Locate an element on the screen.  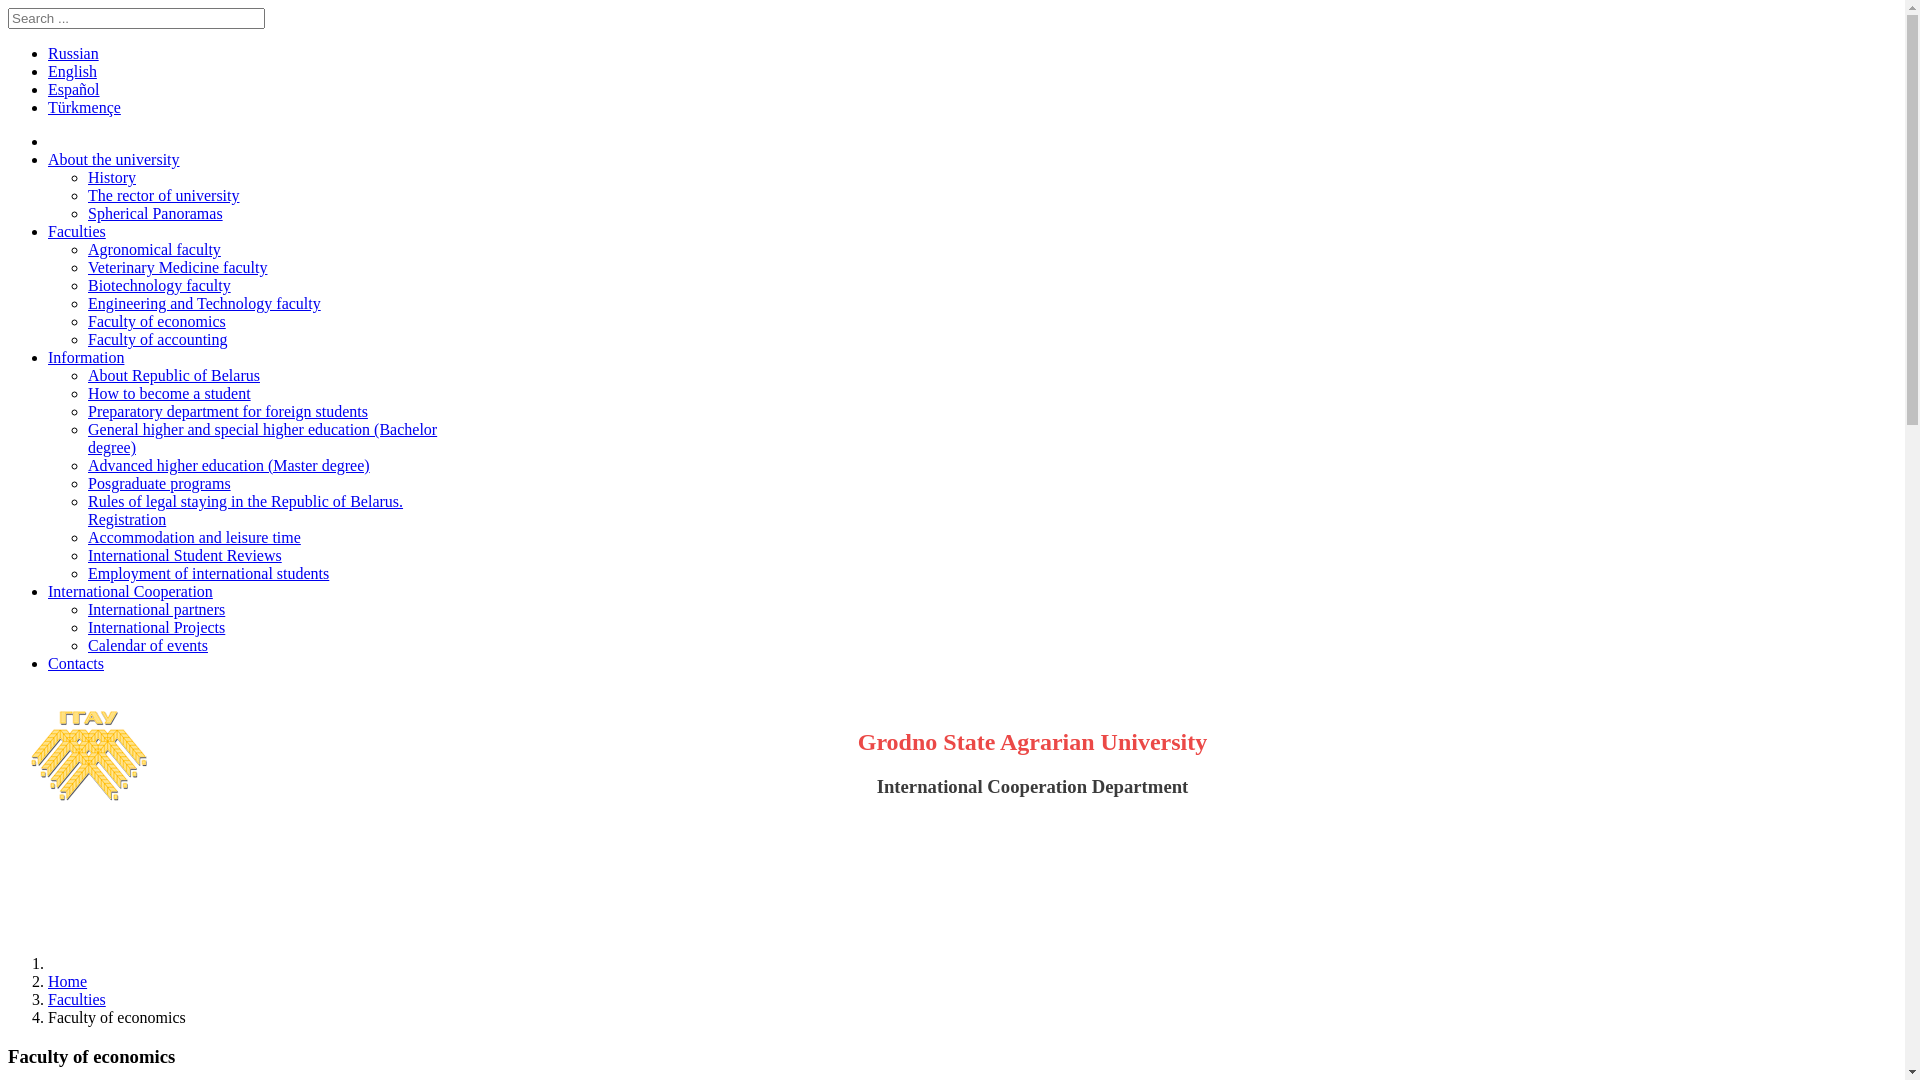
'Faculty of accounting' is located at coordinates (86, 338).